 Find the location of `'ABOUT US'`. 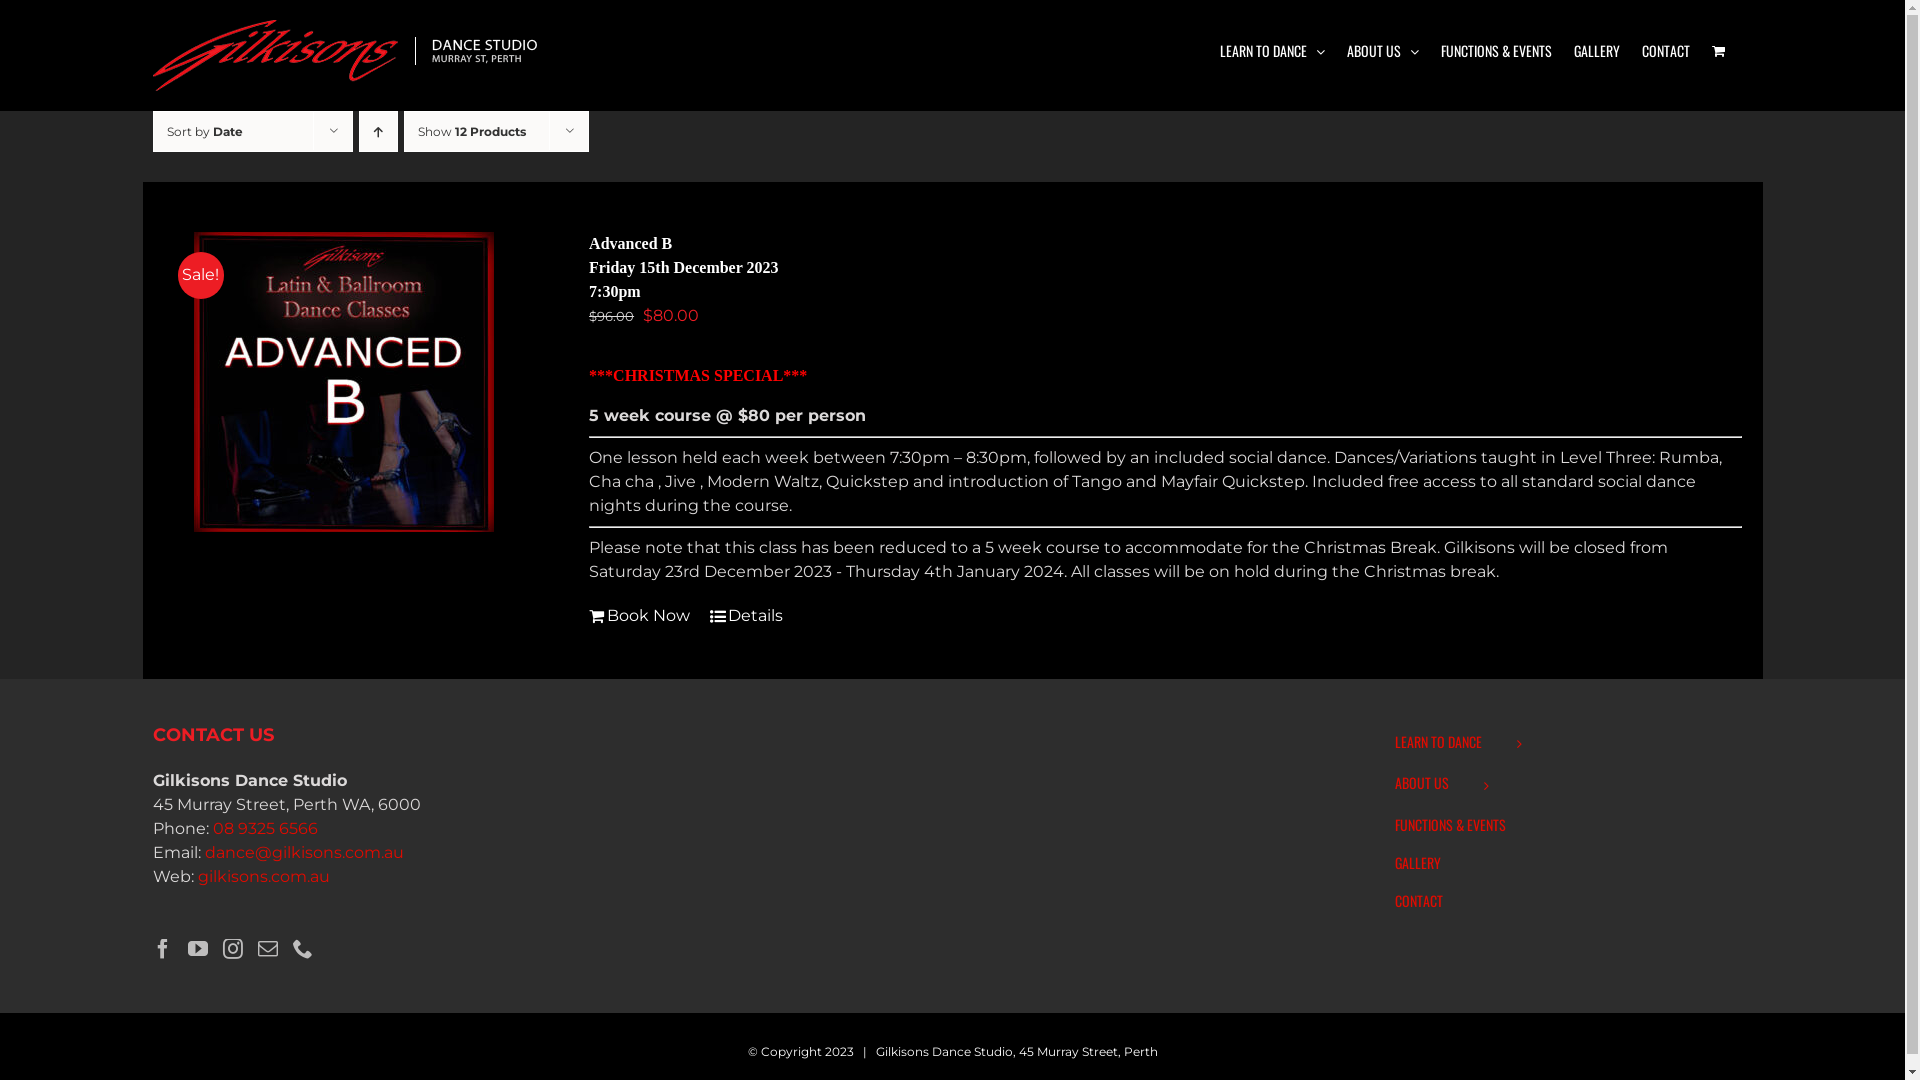

'ABOUT US' is located at coordinates (1345, 49).